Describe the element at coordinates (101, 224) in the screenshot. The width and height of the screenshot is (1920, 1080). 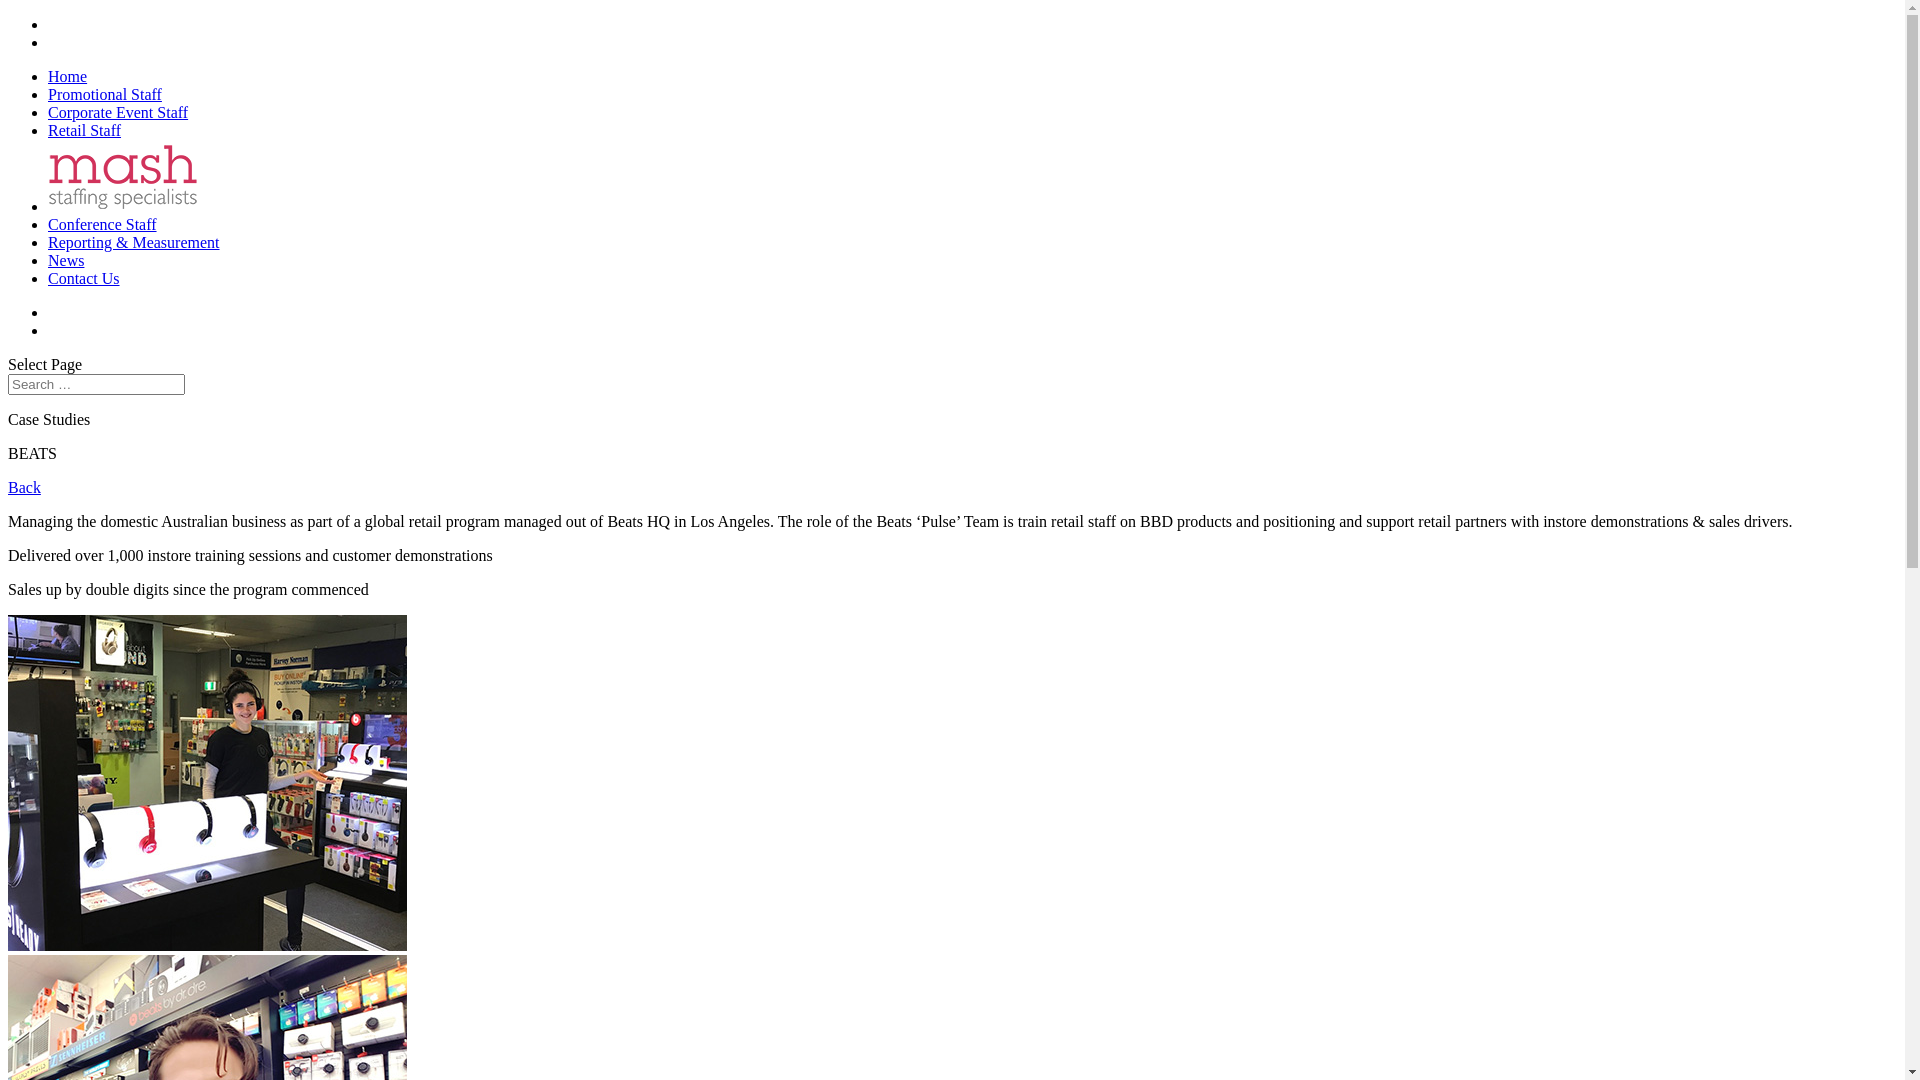
I see `'Conference Staff'` at that location.